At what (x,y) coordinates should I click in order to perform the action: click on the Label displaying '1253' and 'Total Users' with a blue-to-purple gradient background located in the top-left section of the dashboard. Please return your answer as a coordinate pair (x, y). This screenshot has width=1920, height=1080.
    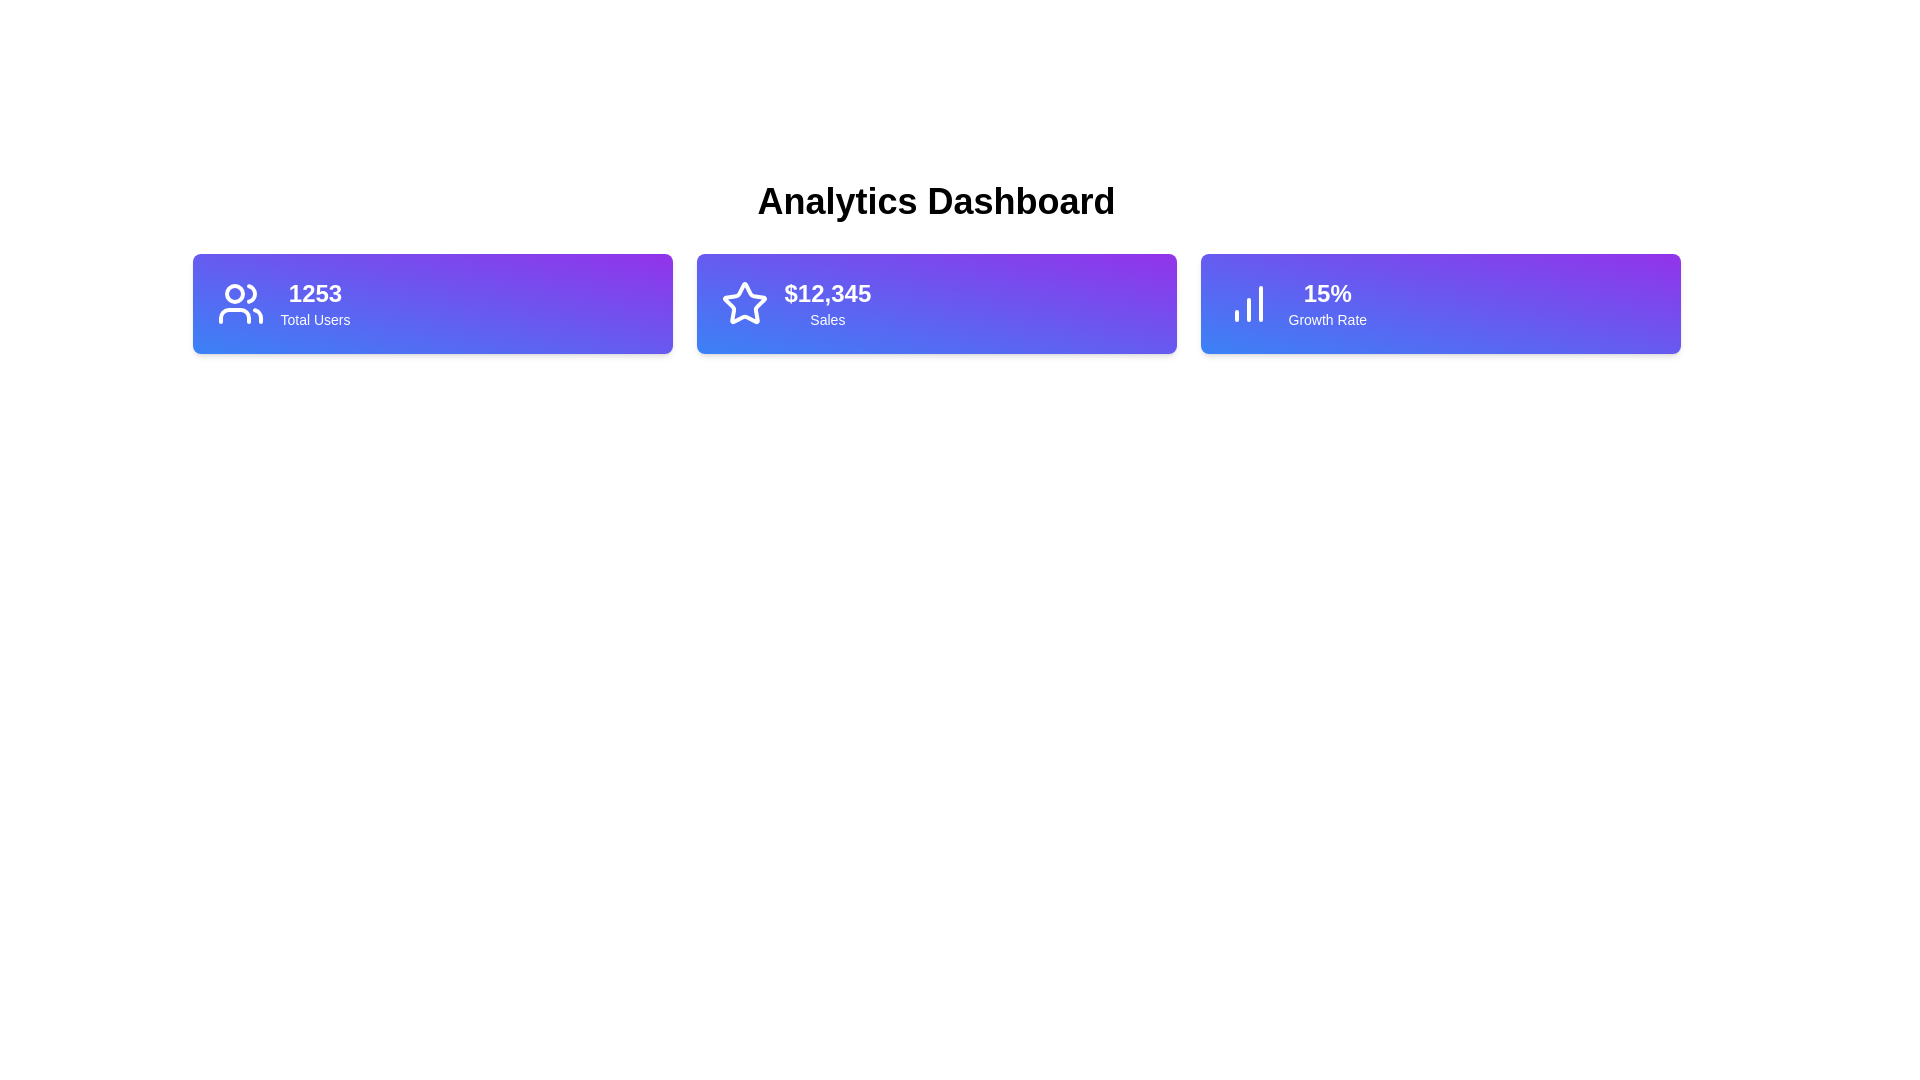
    Looking at the image, I should click on (314, 304).